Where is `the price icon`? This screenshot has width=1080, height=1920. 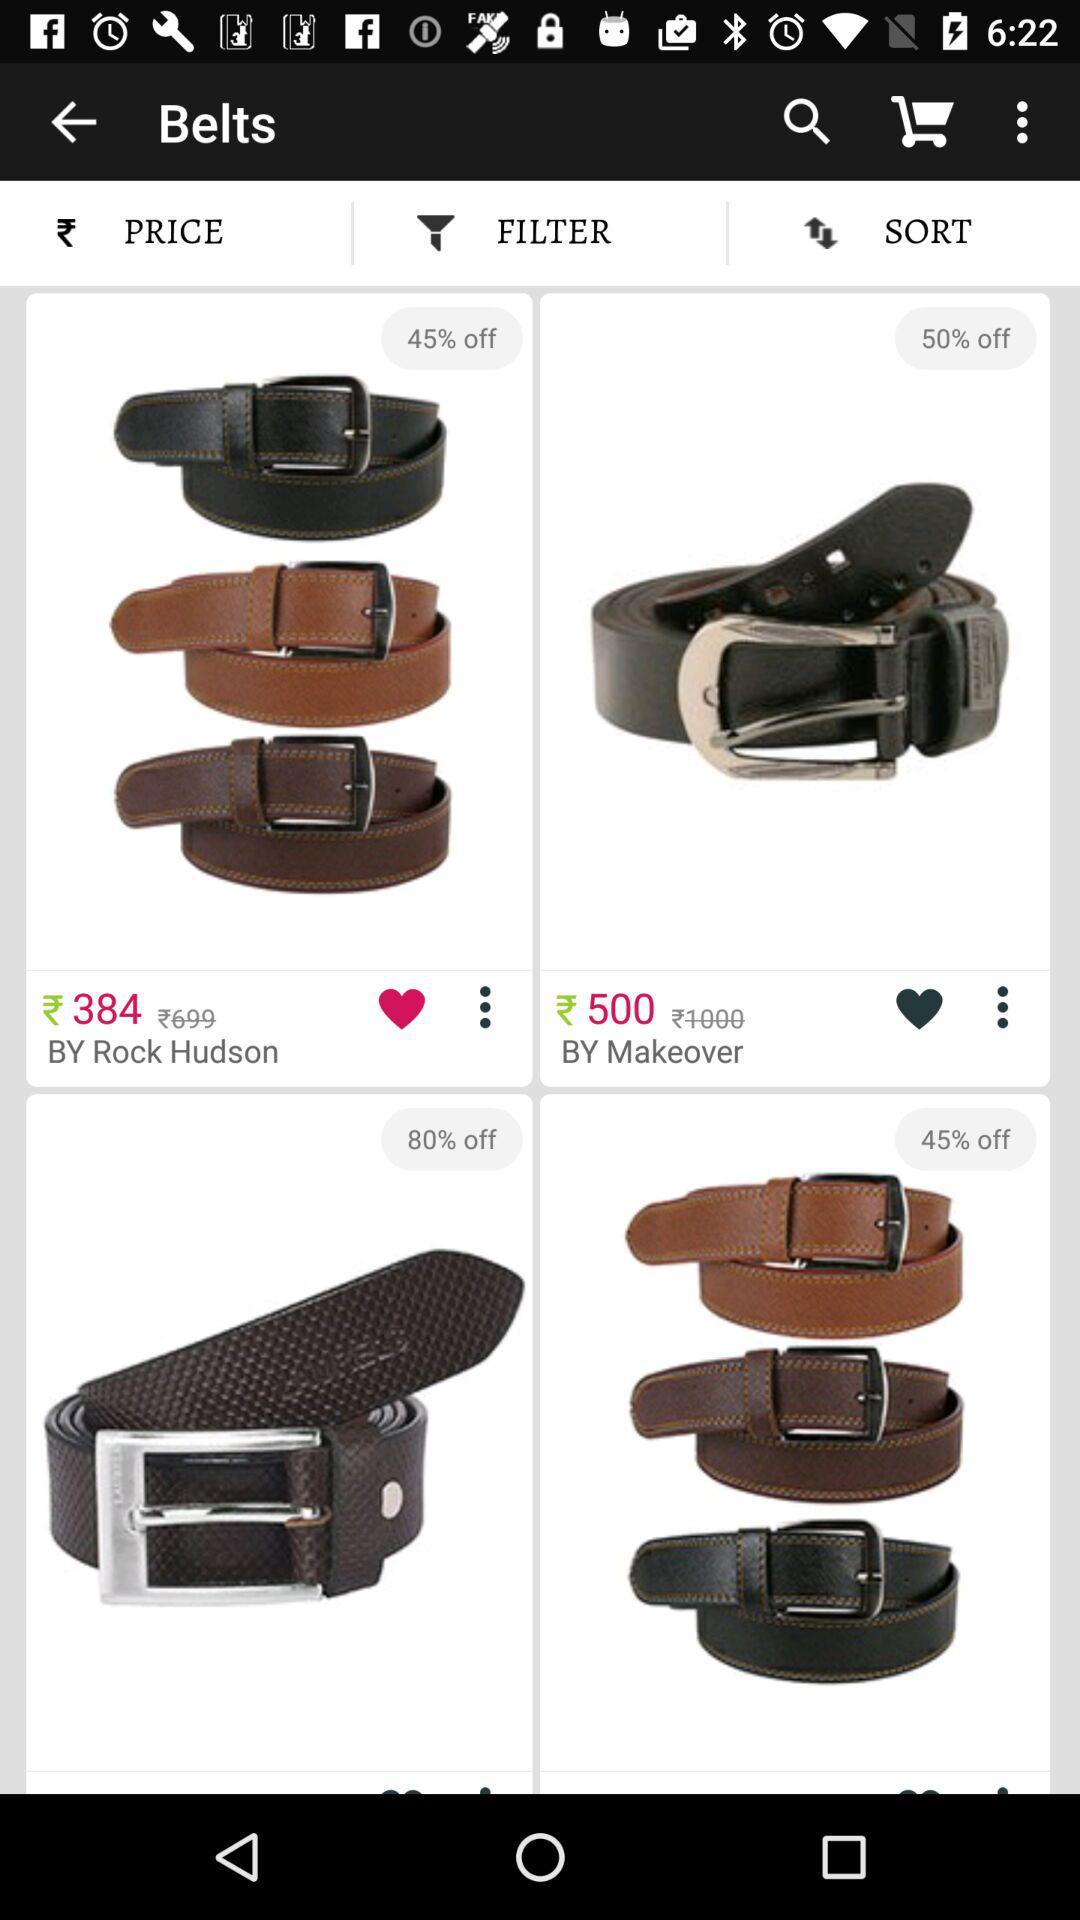
the price icon is located at coordinates (164, 233).